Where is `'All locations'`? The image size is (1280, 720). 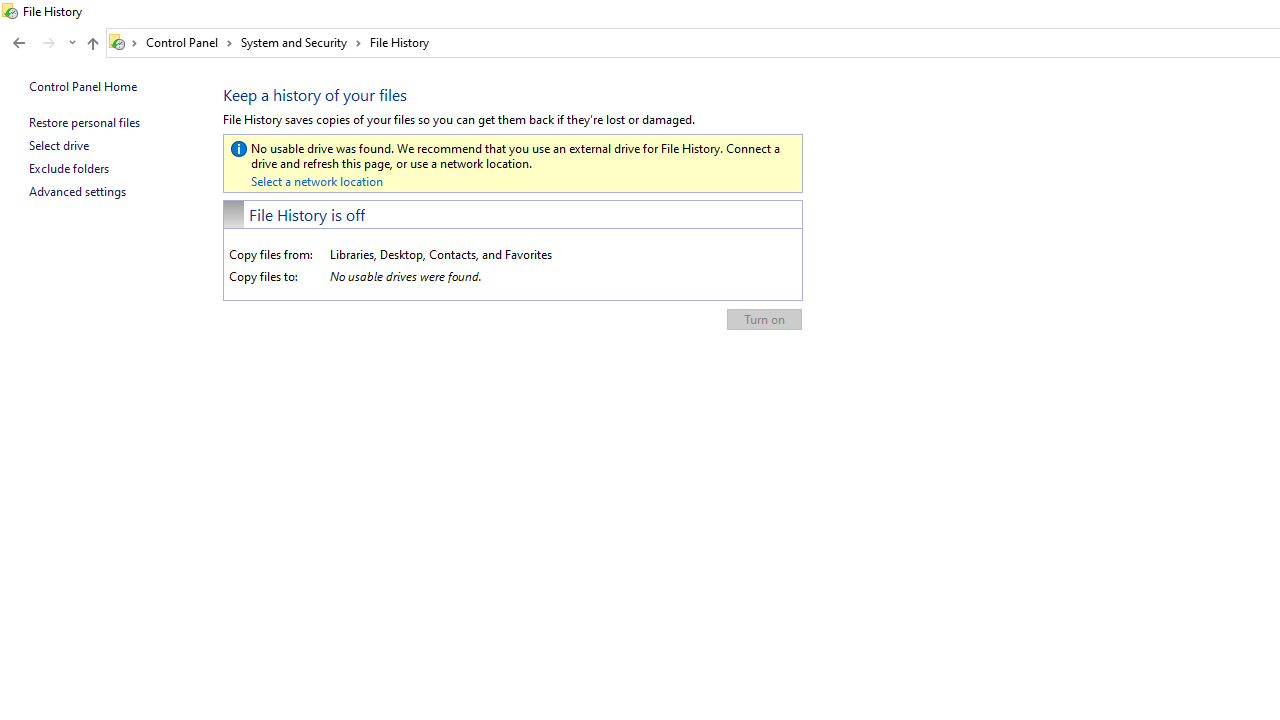 'All locations' is located at coordinates (123, 42).